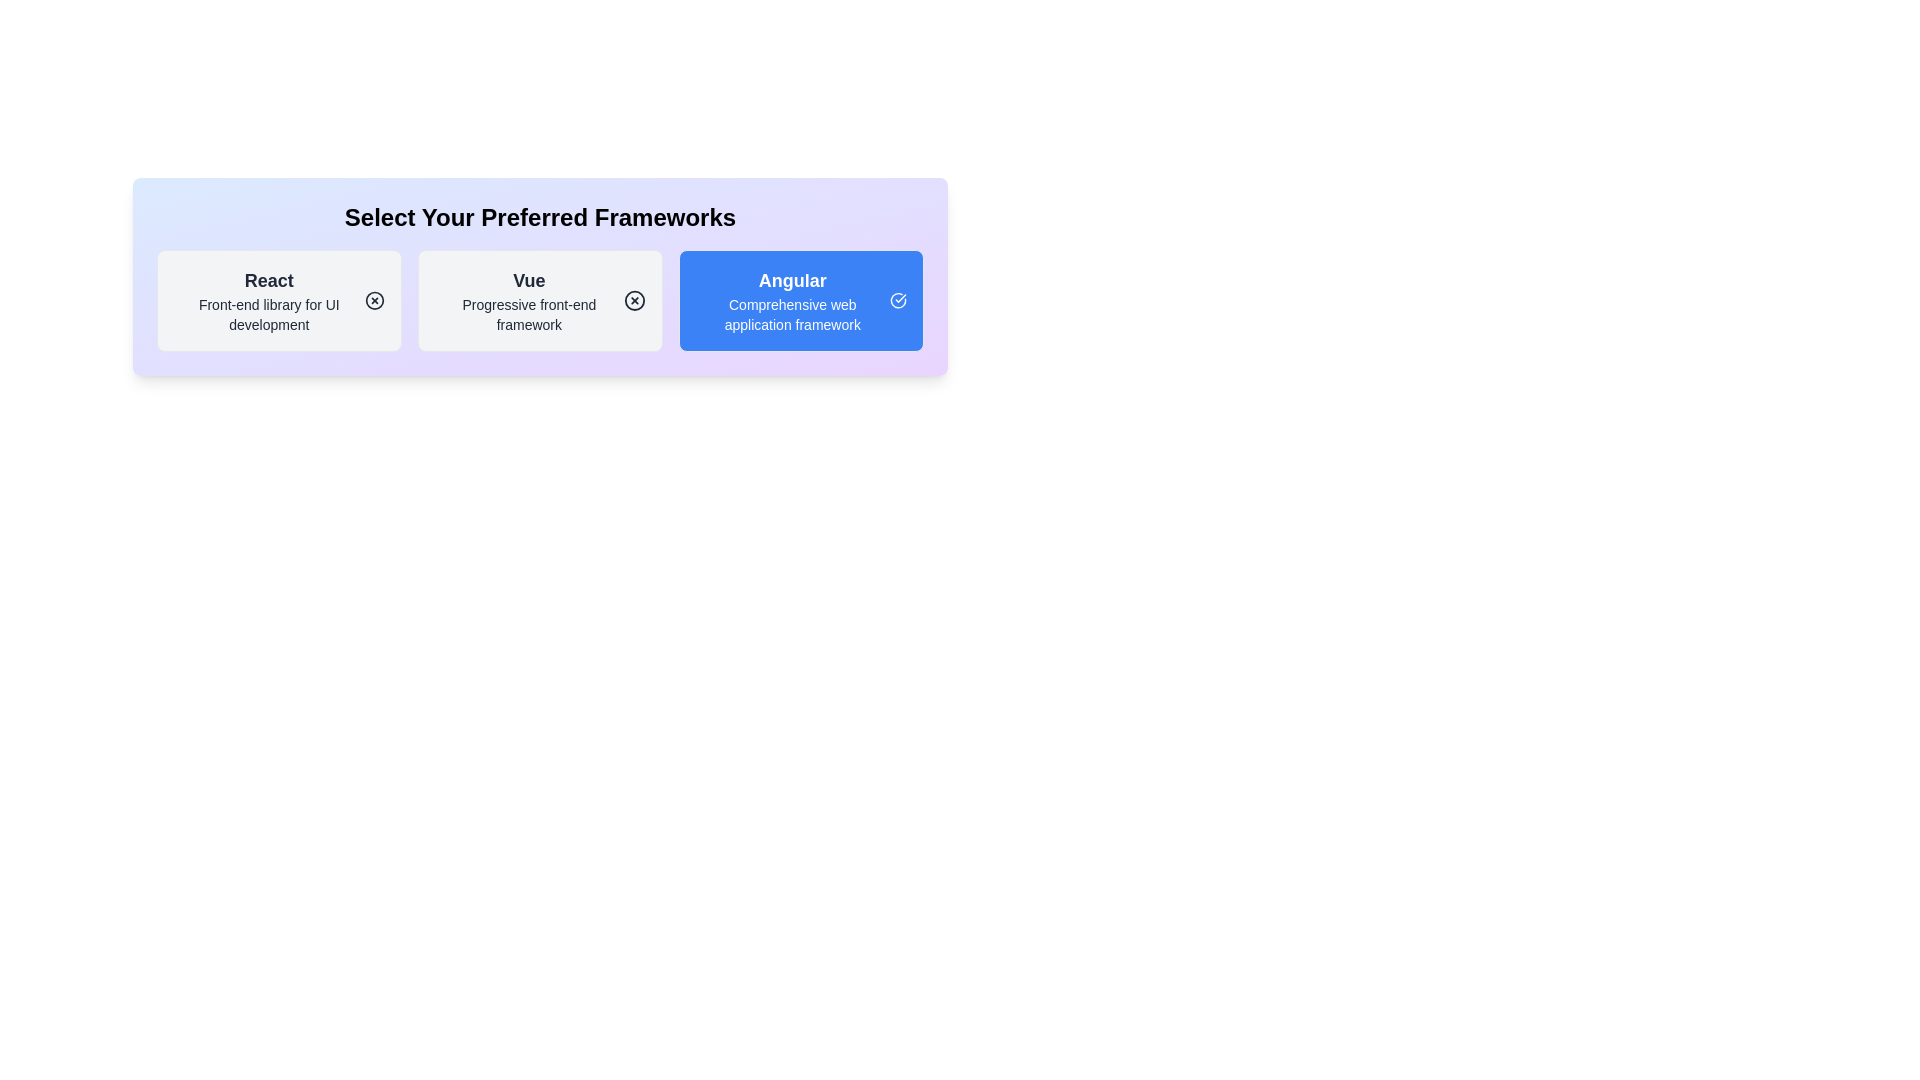 The height and width of the screenshot is (1080, 1920). I want to click on the chip labeled Vue to observe its hover effects, so click(540, 300).